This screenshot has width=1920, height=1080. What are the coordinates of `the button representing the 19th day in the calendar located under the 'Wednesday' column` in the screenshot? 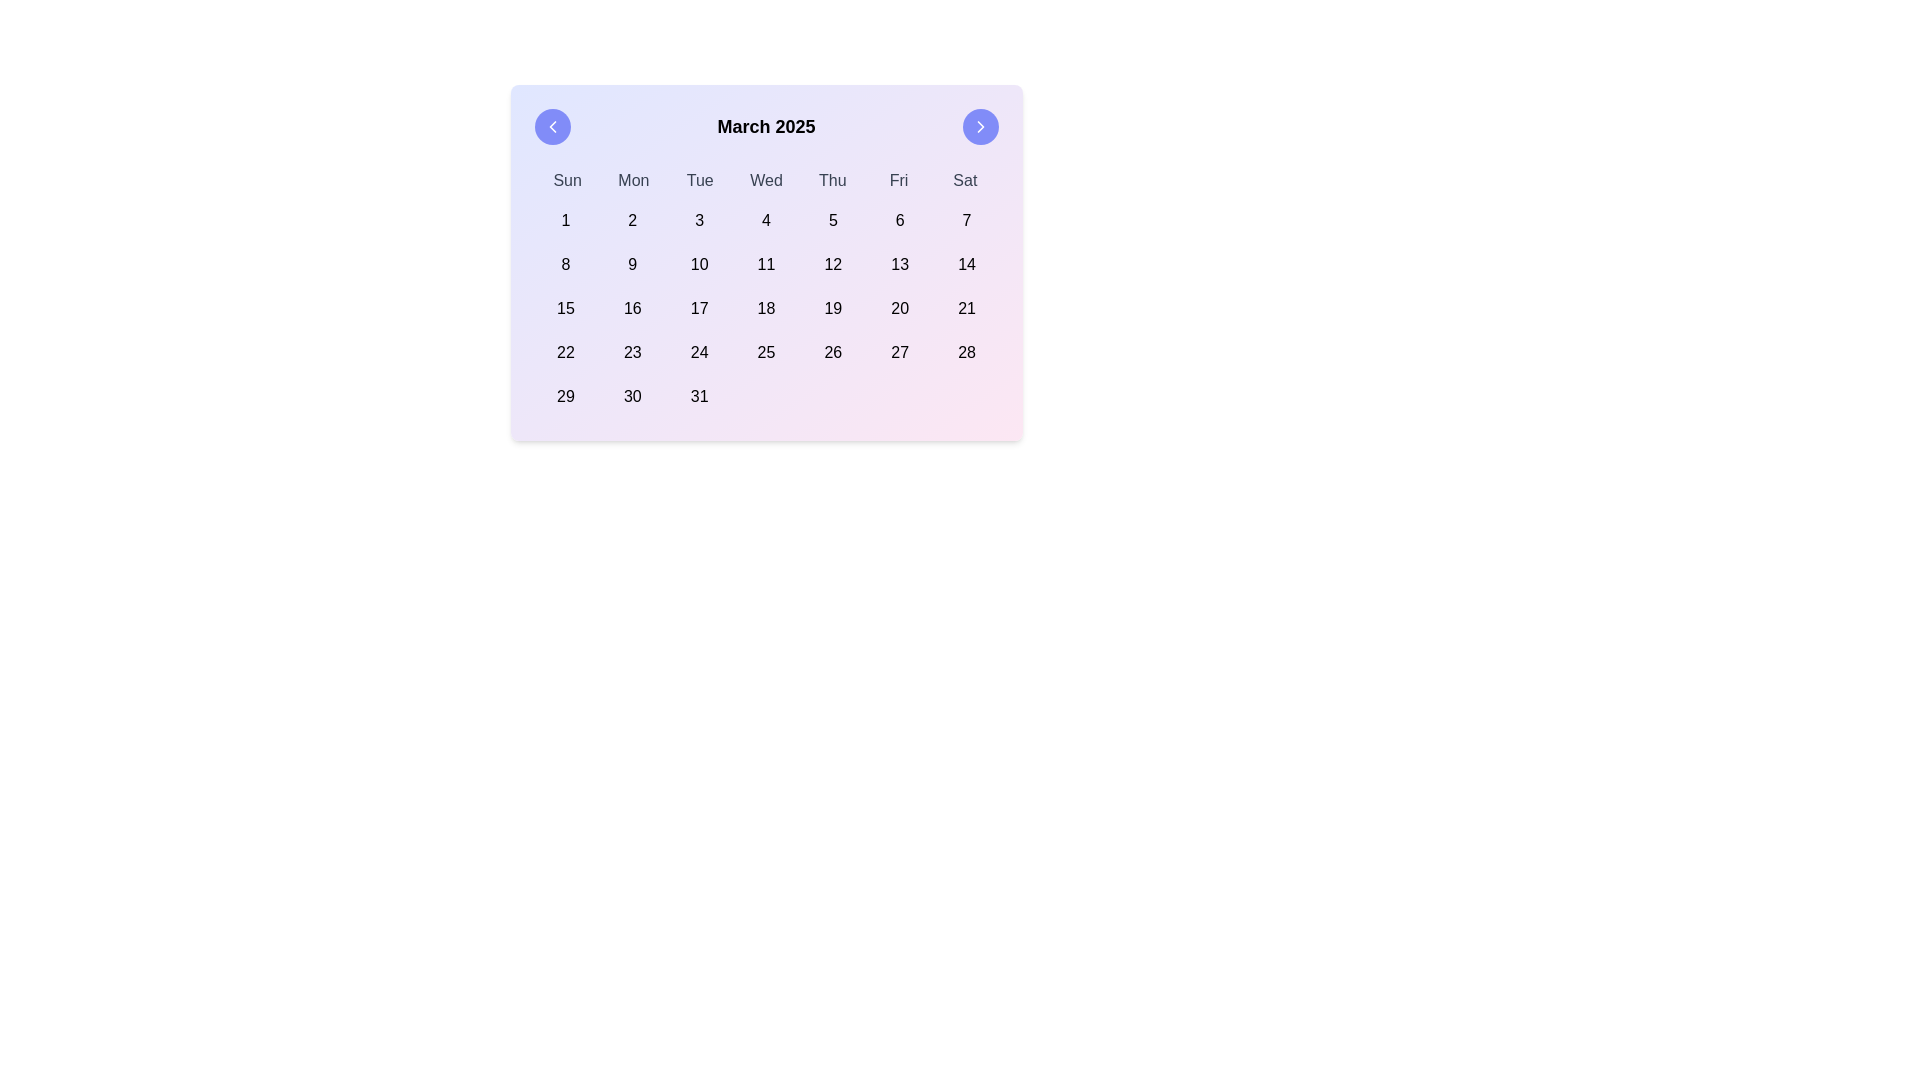 It's located at (833, 308).